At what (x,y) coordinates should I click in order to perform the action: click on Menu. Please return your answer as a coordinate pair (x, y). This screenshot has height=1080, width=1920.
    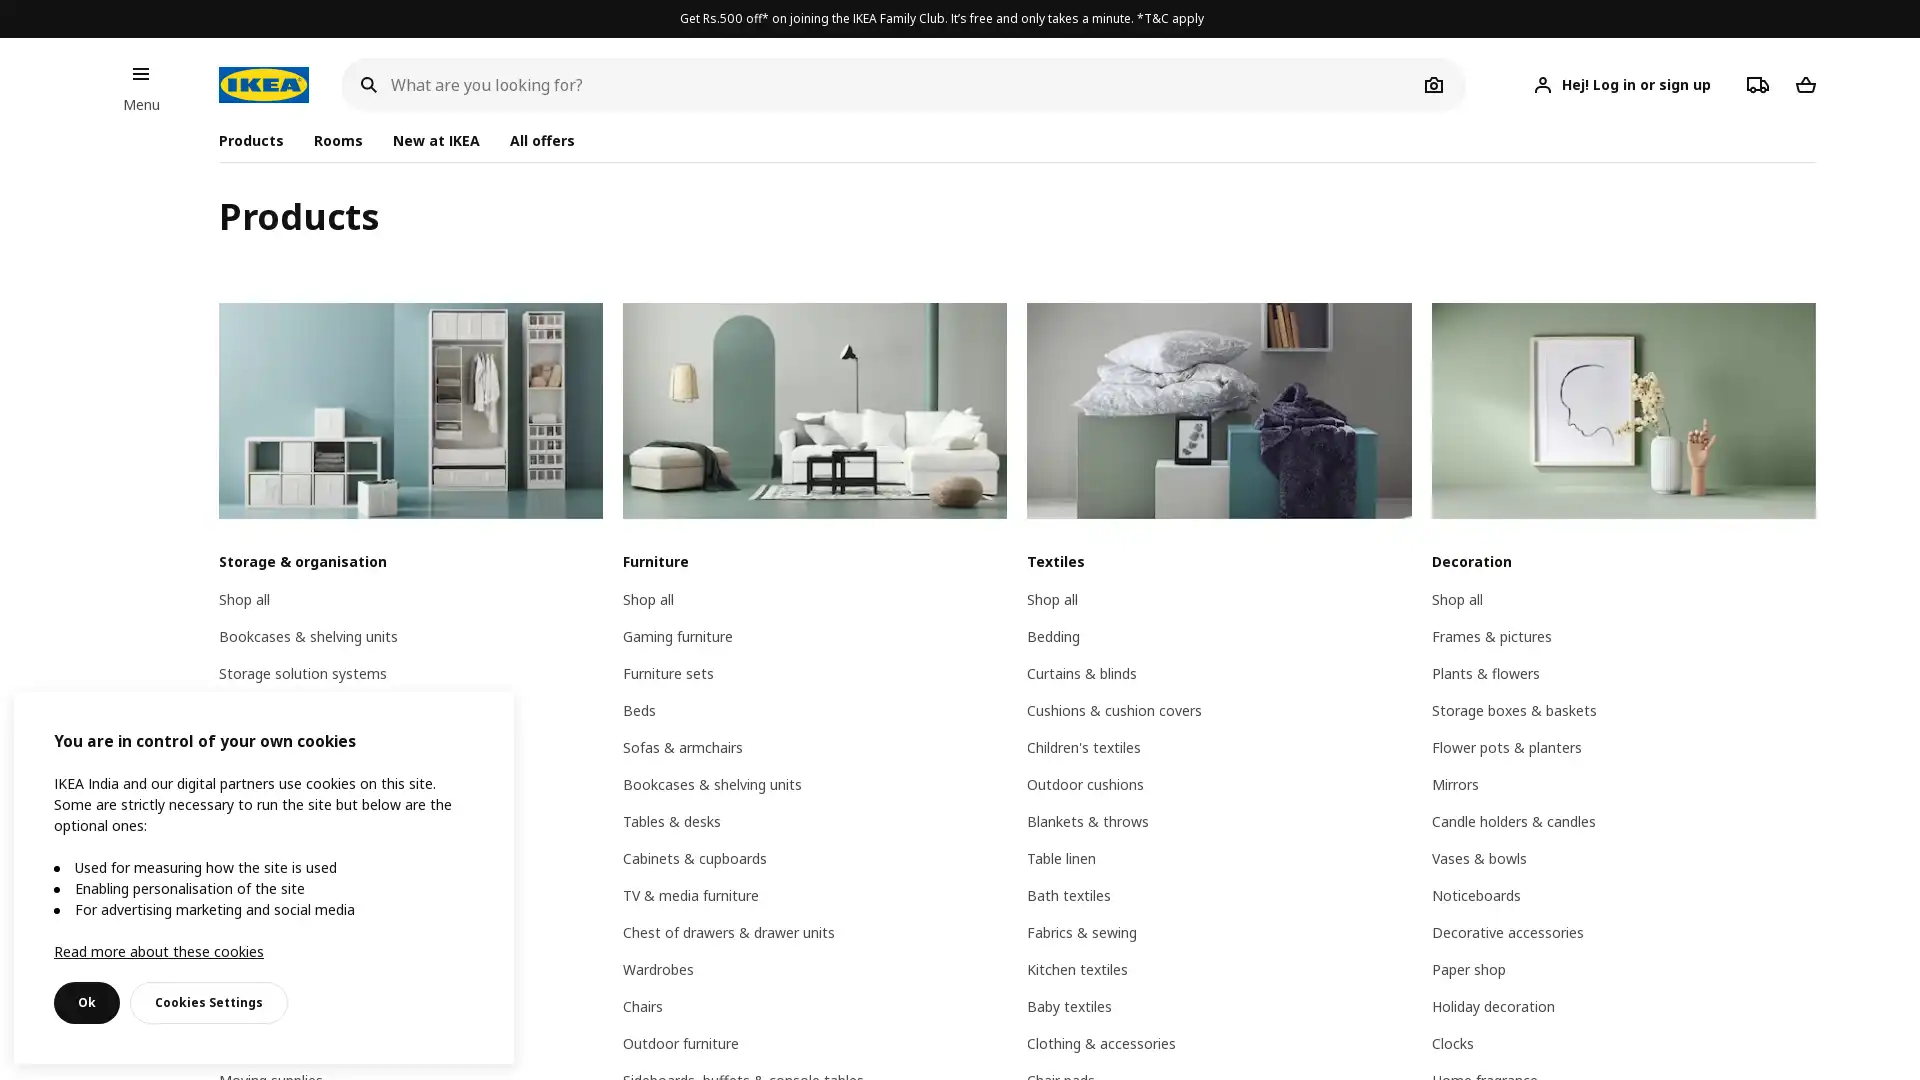
    Looking at the image, I should click on (139, 72).